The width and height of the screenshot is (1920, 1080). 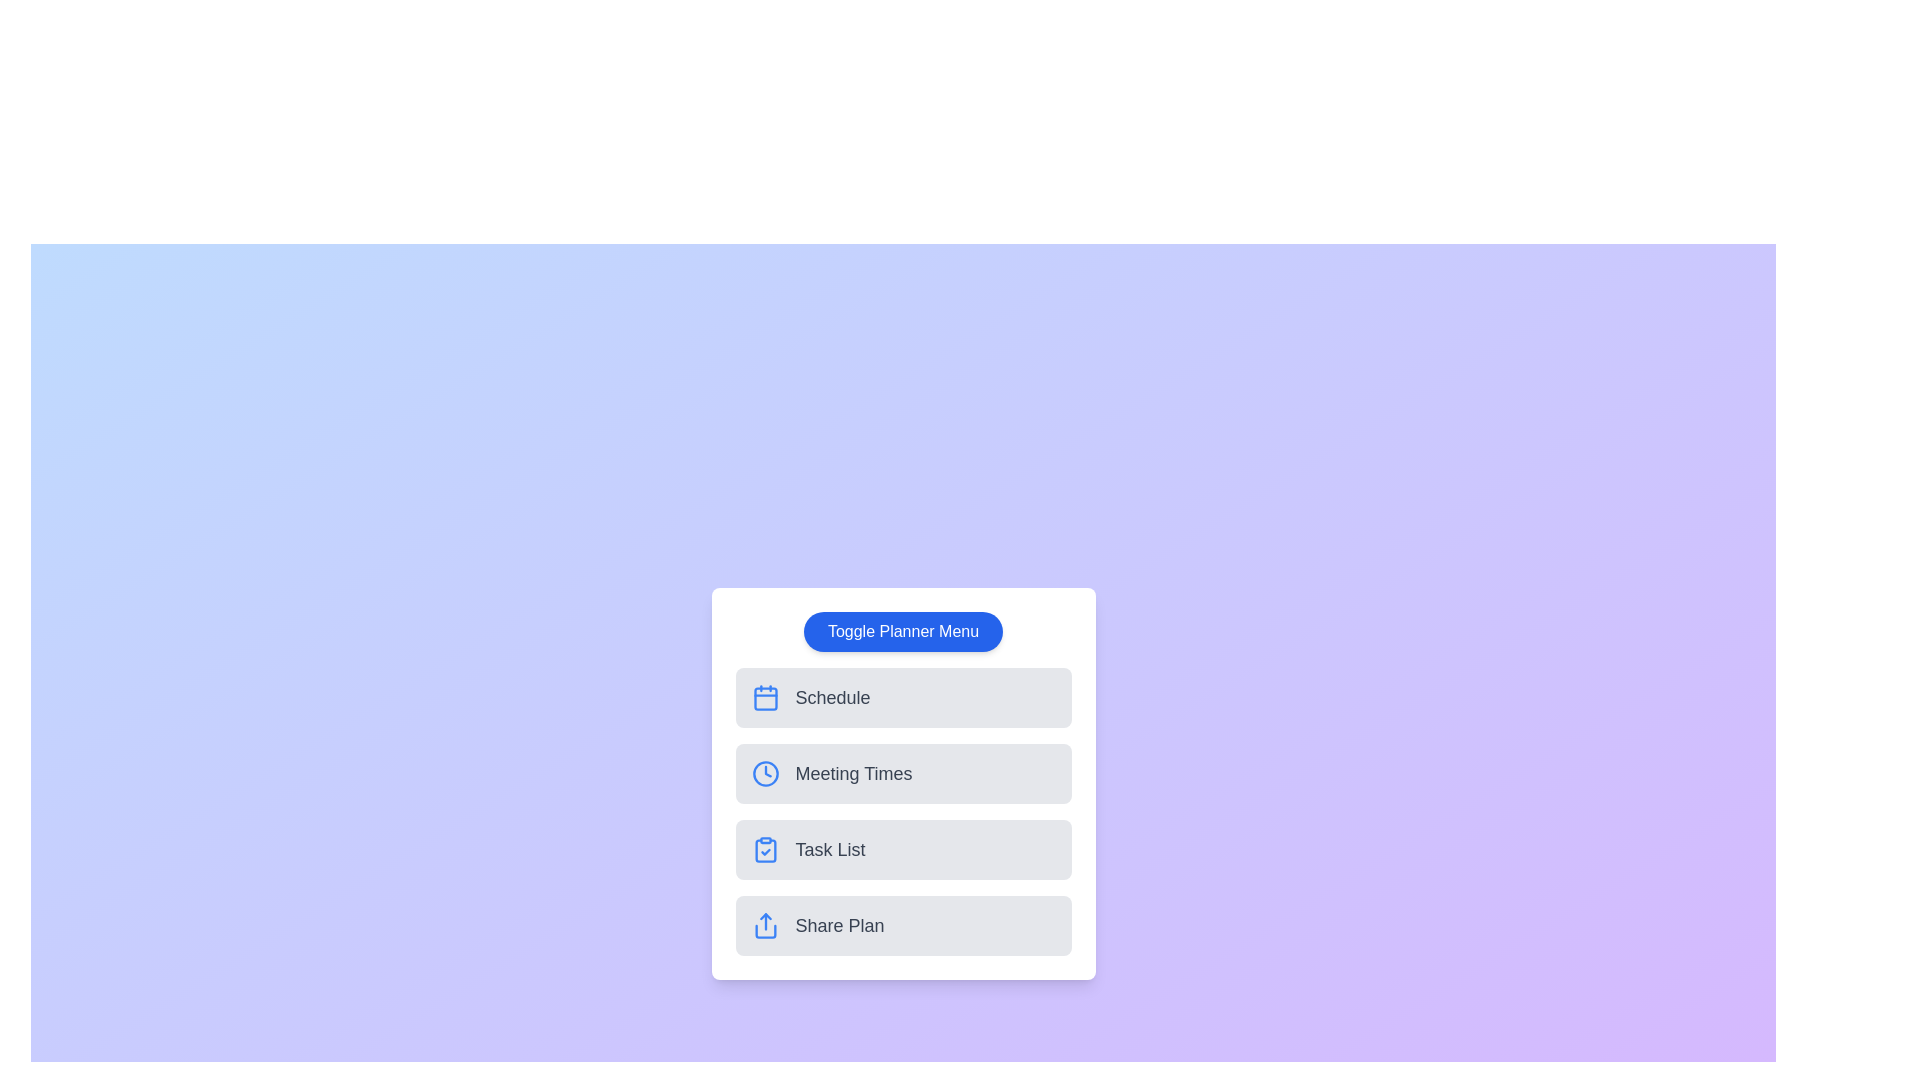 I want to click on the 'Toggle Planner Menu' button to toggle the visibility of the planner menu, so click(x=902, y=632).